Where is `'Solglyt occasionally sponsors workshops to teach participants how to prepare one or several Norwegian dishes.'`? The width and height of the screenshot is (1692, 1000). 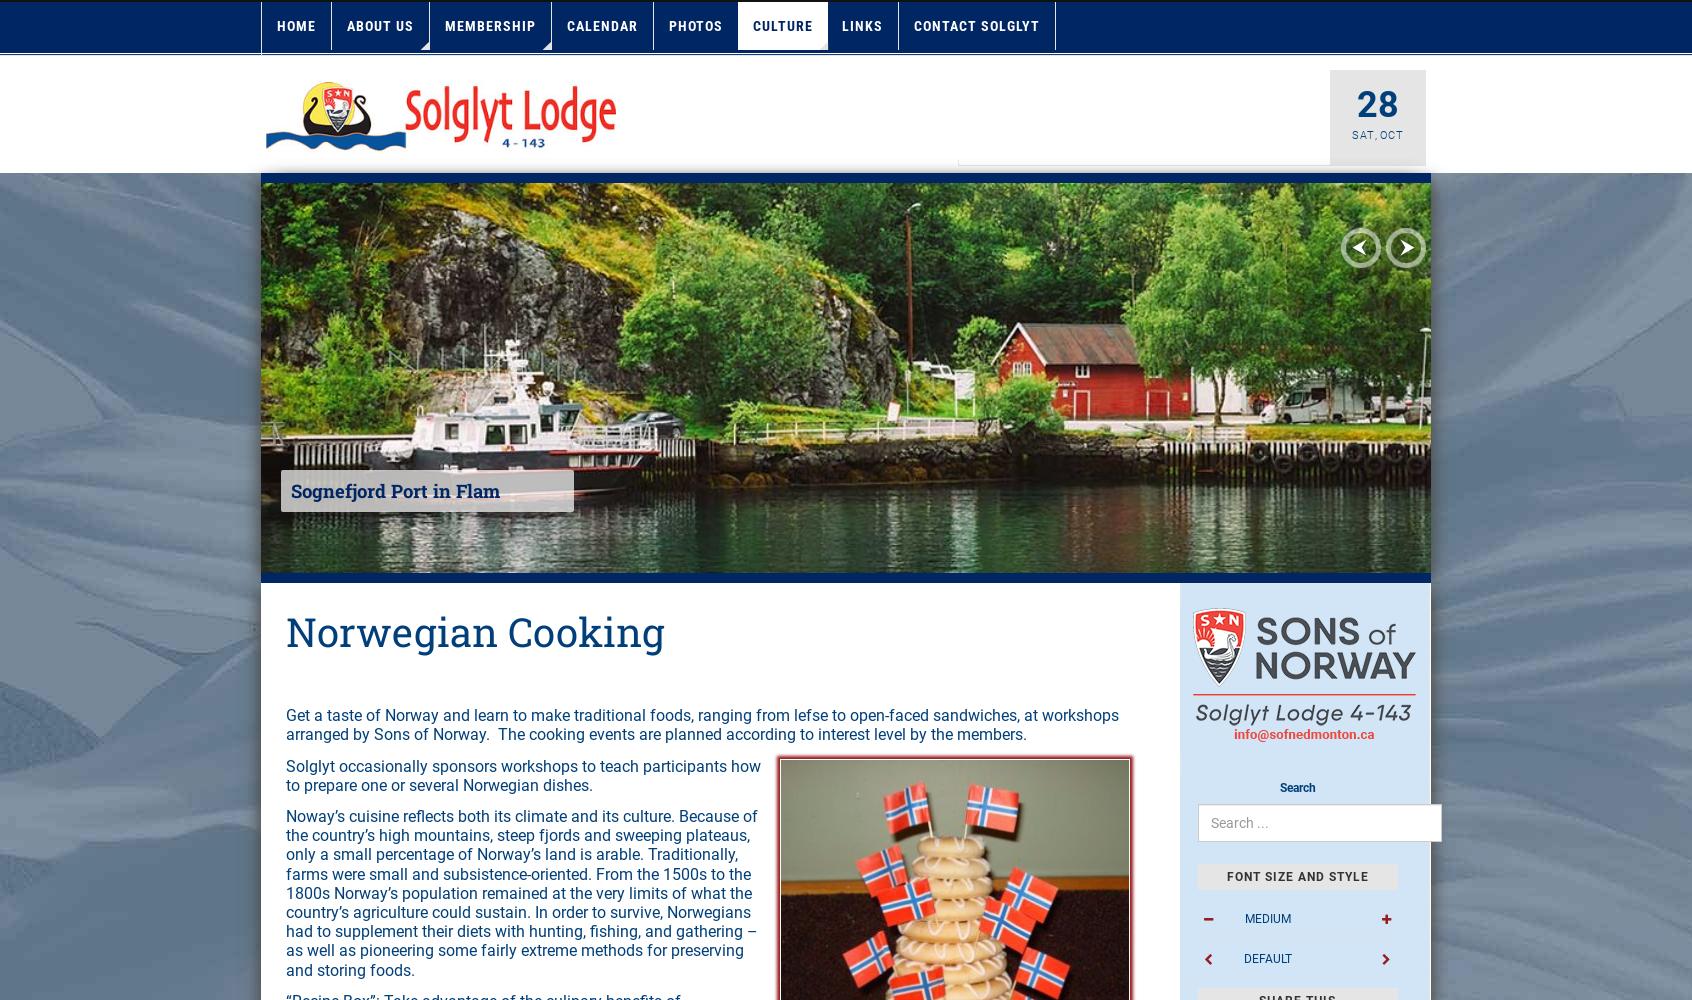
'Solglyt occasionally sponsors workshops to teach participants how to prepare one or several Norwegian dishes.' is located at coordinates (523, 775).